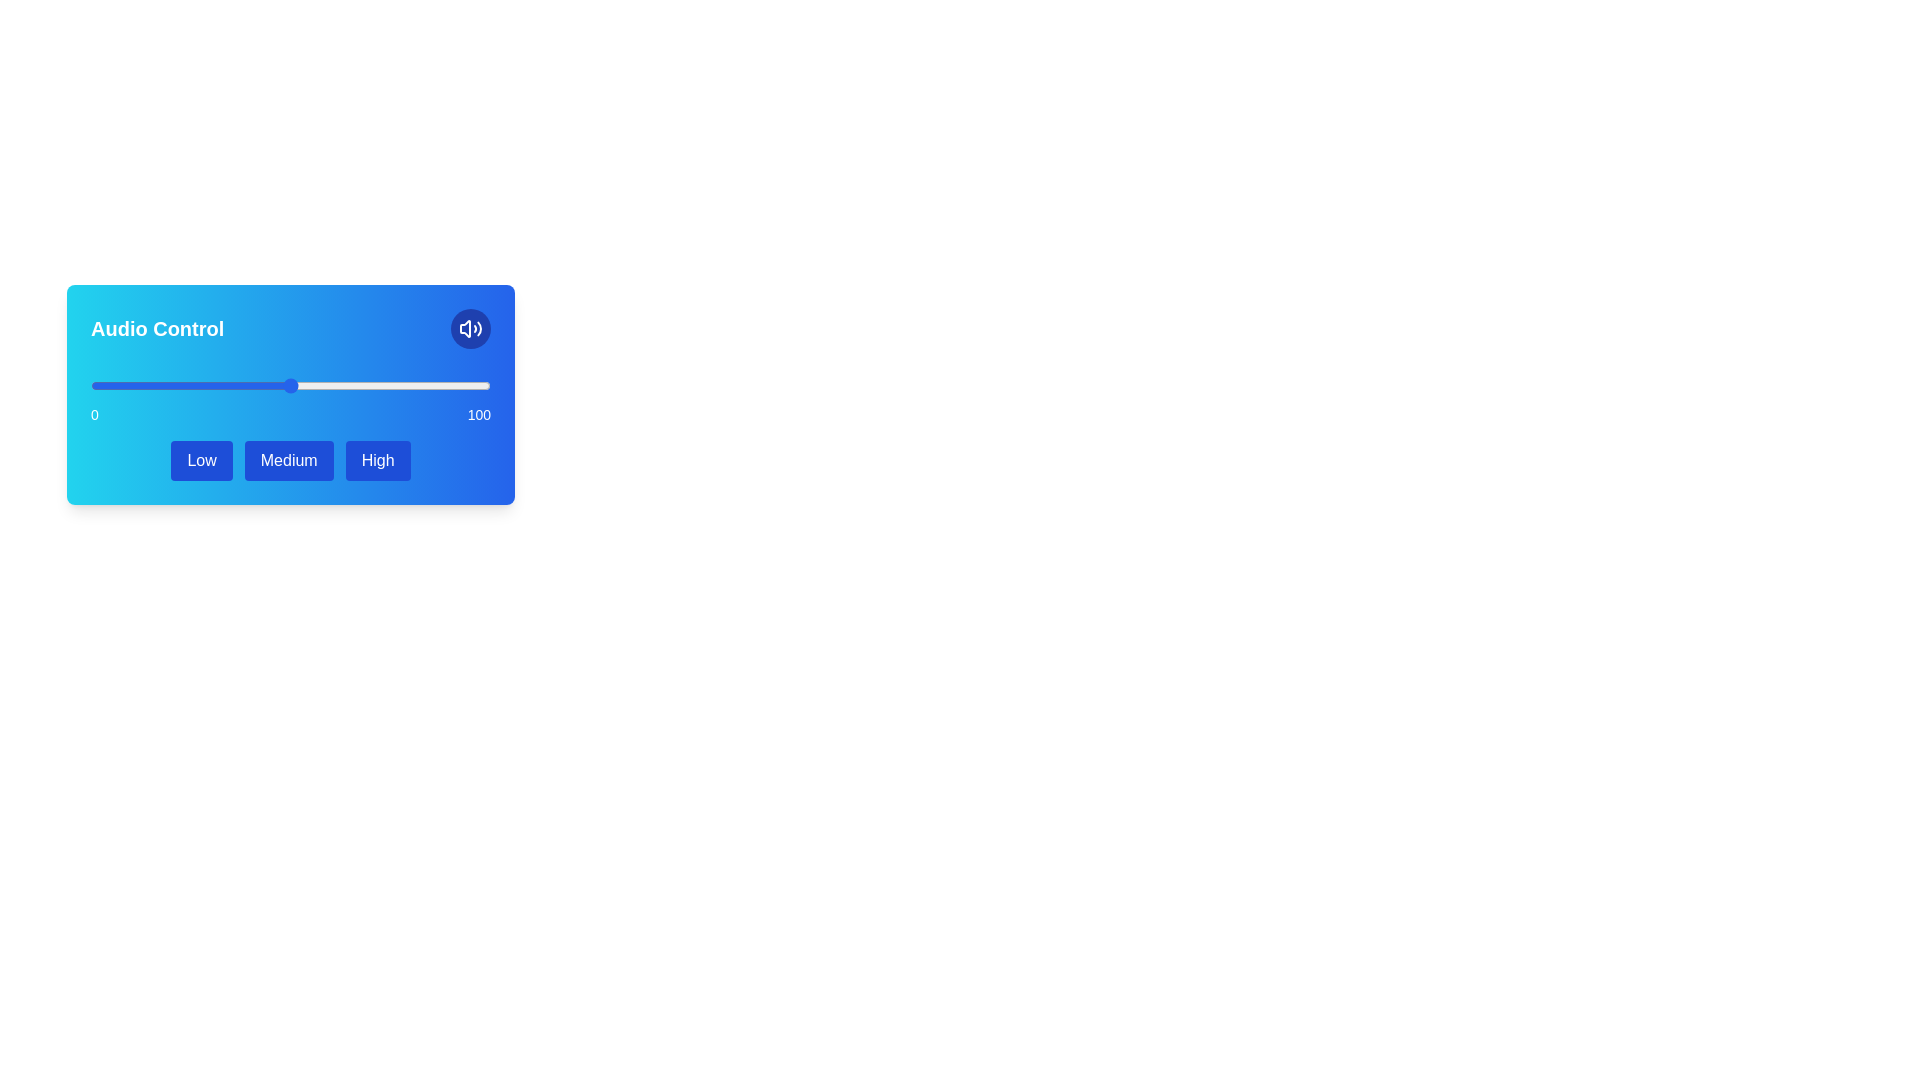  What do you see at coordinates (157, 385) in the screenshot?
I see `the slider value` at bounding box center [157, 385].